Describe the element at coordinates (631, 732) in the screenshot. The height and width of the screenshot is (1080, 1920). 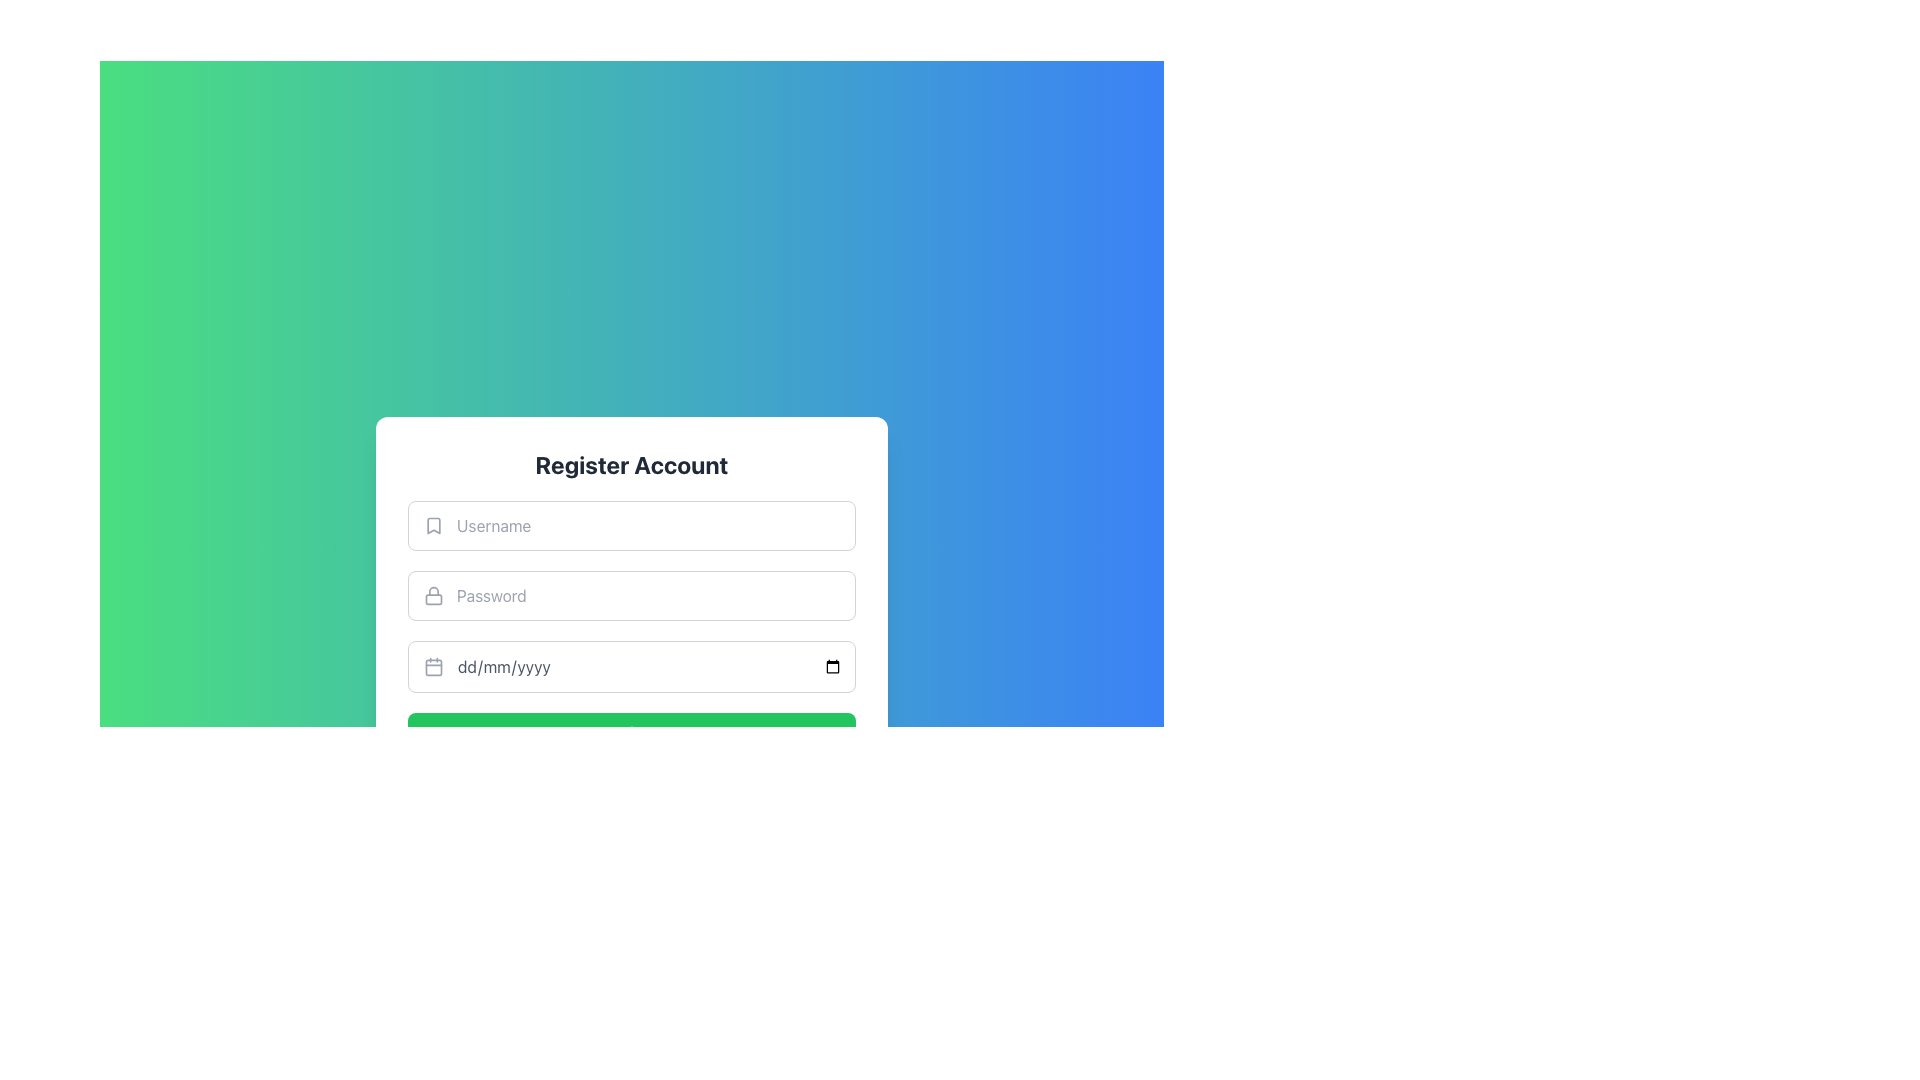
I see `the green rectangular 'Register' button located at the bottom of the form` at that location.